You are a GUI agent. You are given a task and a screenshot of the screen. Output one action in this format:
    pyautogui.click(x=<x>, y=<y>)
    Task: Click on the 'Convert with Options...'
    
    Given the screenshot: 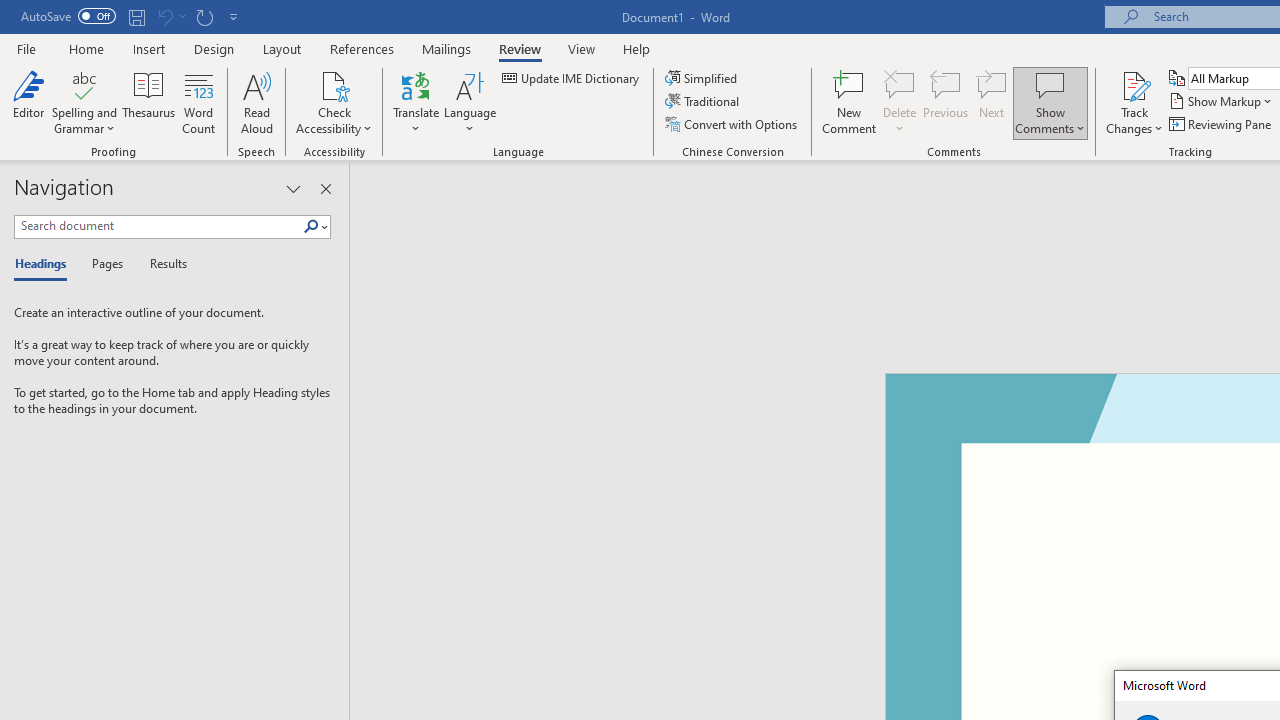 What is the action you would take?
    pyautogui.click(x=731, y=124)
    